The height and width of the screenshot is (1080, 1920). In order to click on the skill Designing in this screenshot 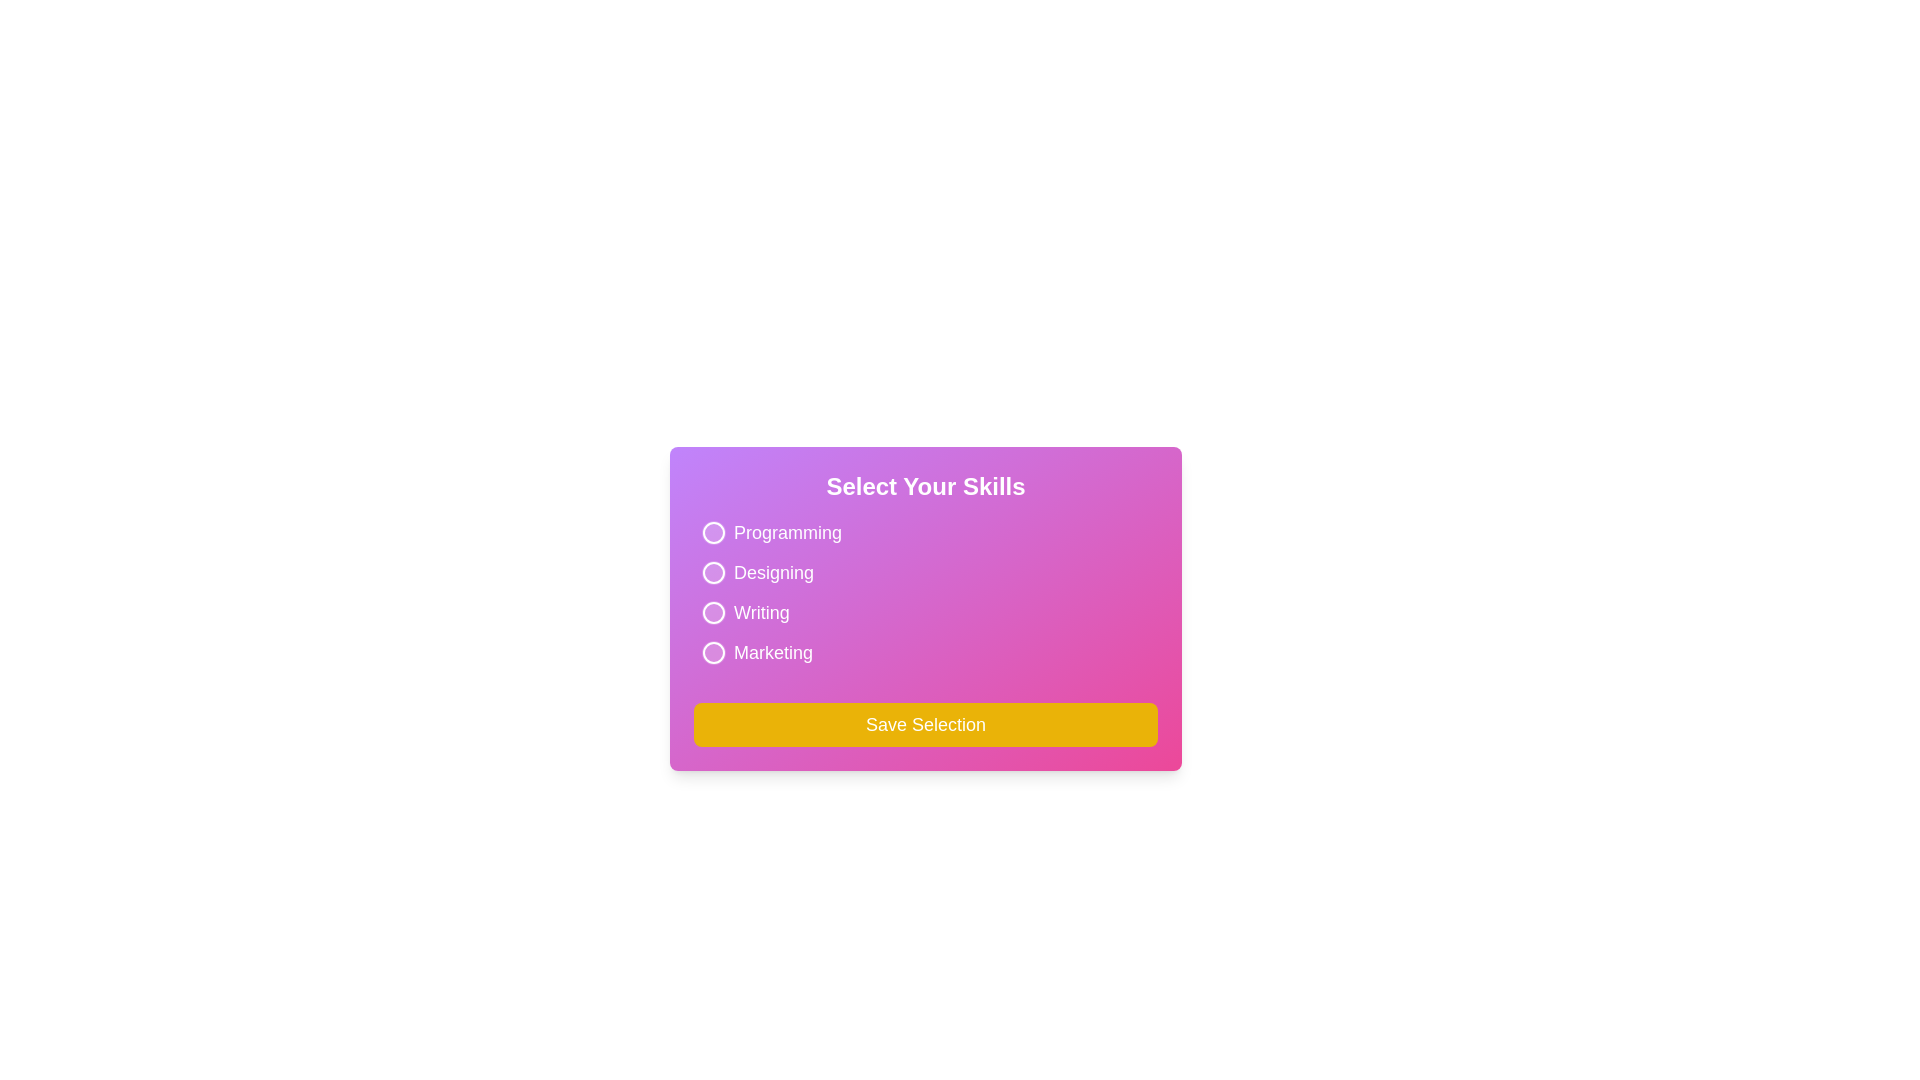, I will do `click(714, 573)`.